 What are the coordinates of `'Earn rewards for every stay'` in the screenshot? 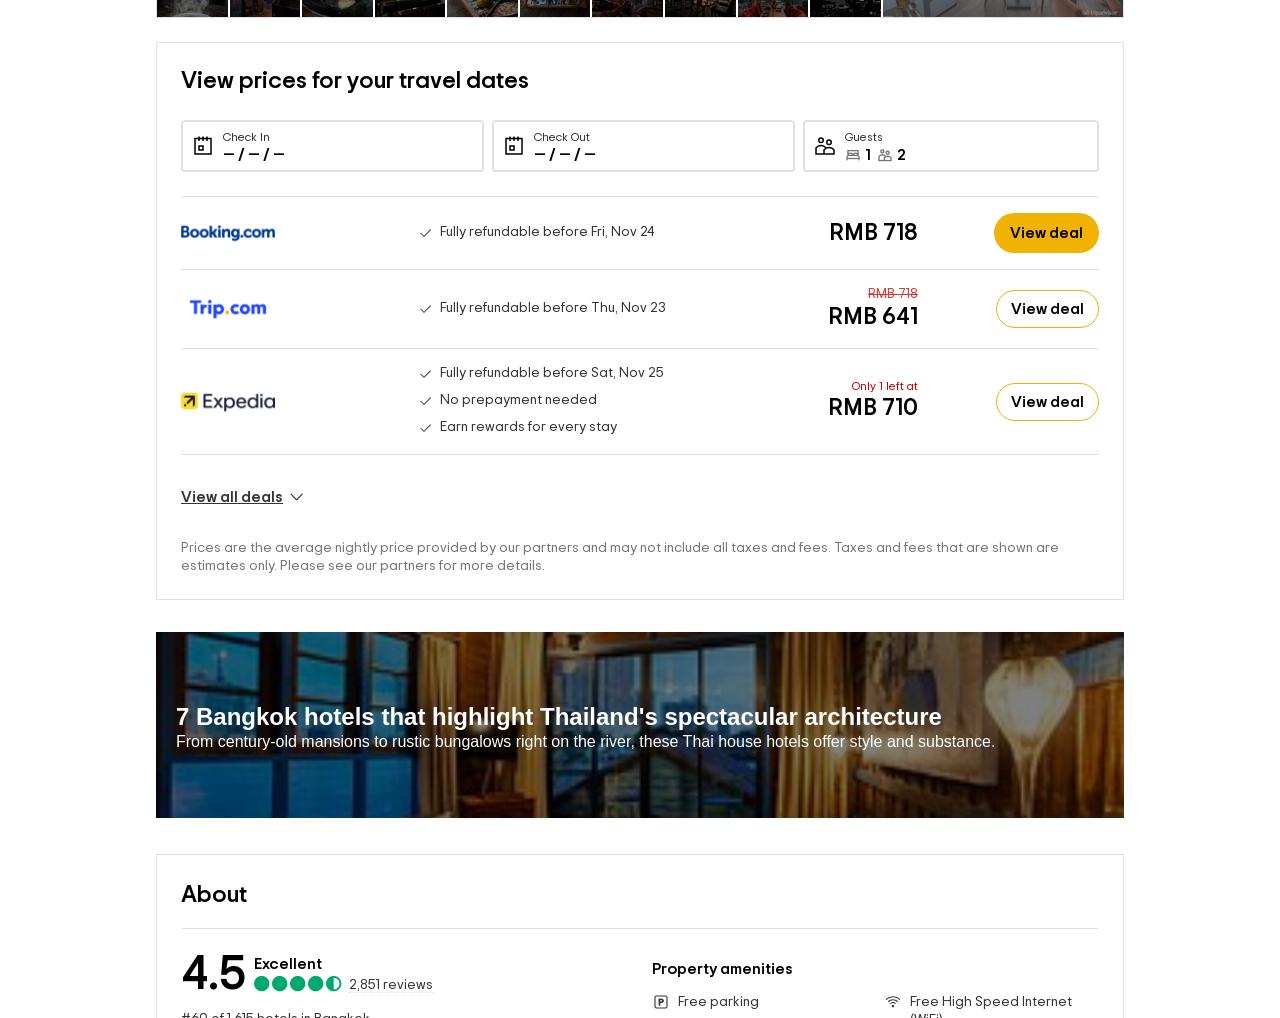 It's located at (527, 394).